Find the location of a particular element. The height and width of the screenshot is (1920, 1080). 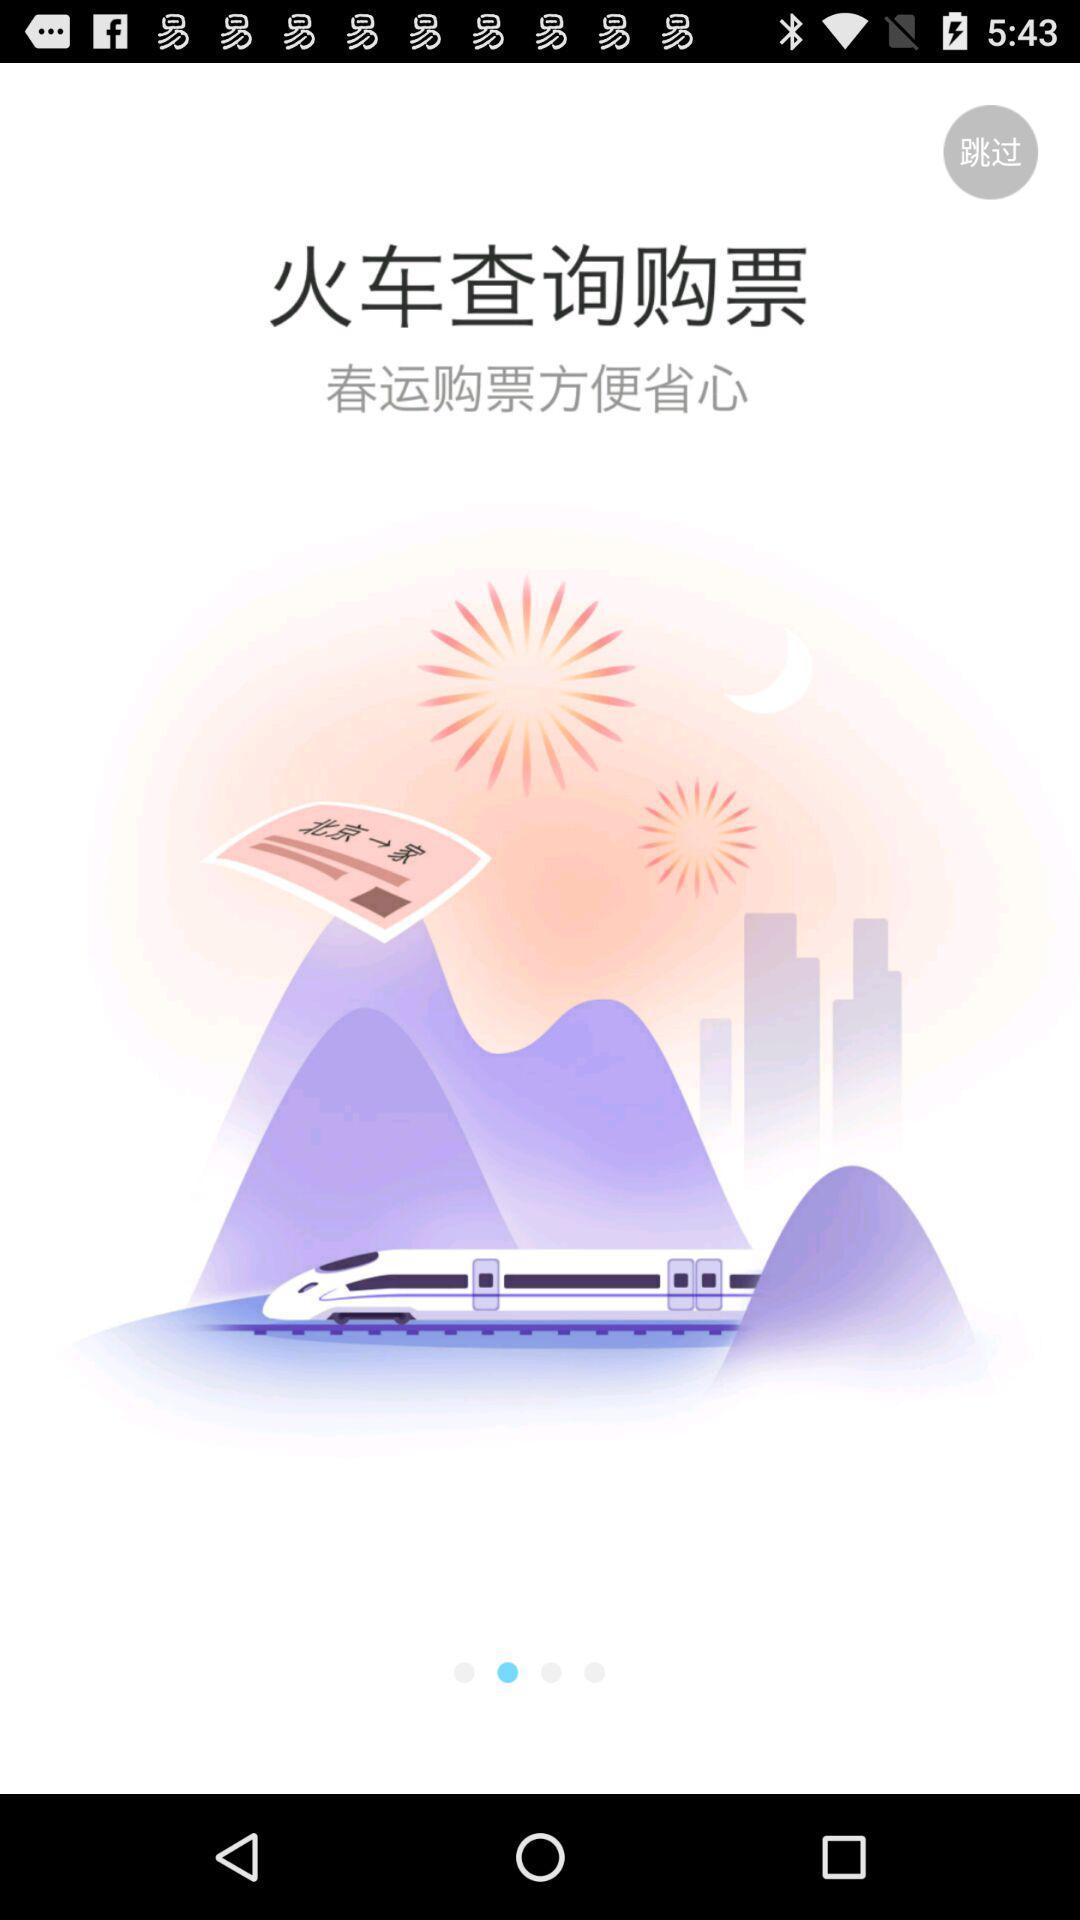

the item at the top right corner is located at coordinates (990, 151).